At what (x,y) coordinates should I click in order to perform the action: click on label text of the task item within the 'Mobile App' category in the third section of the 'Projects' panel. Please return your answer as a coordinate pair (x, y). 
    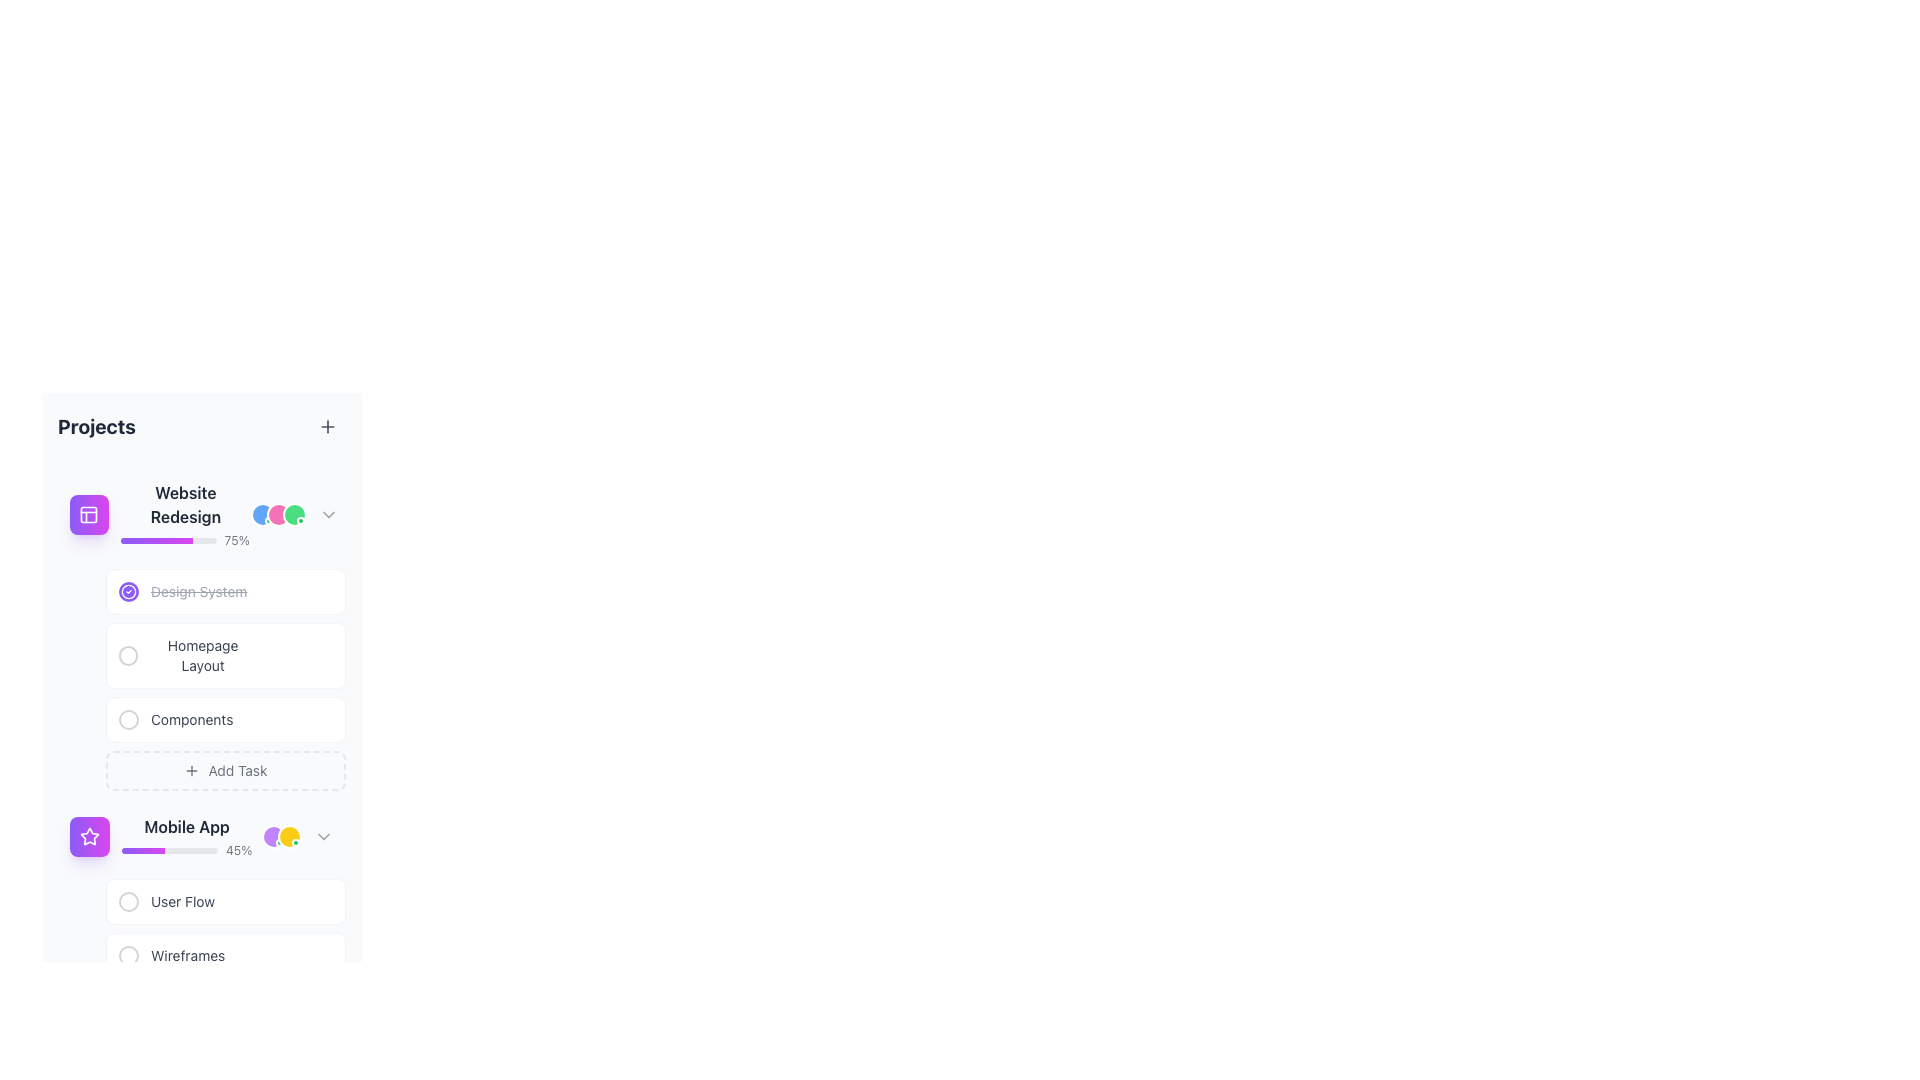
    Looking at the image, I should click on (172, 955).